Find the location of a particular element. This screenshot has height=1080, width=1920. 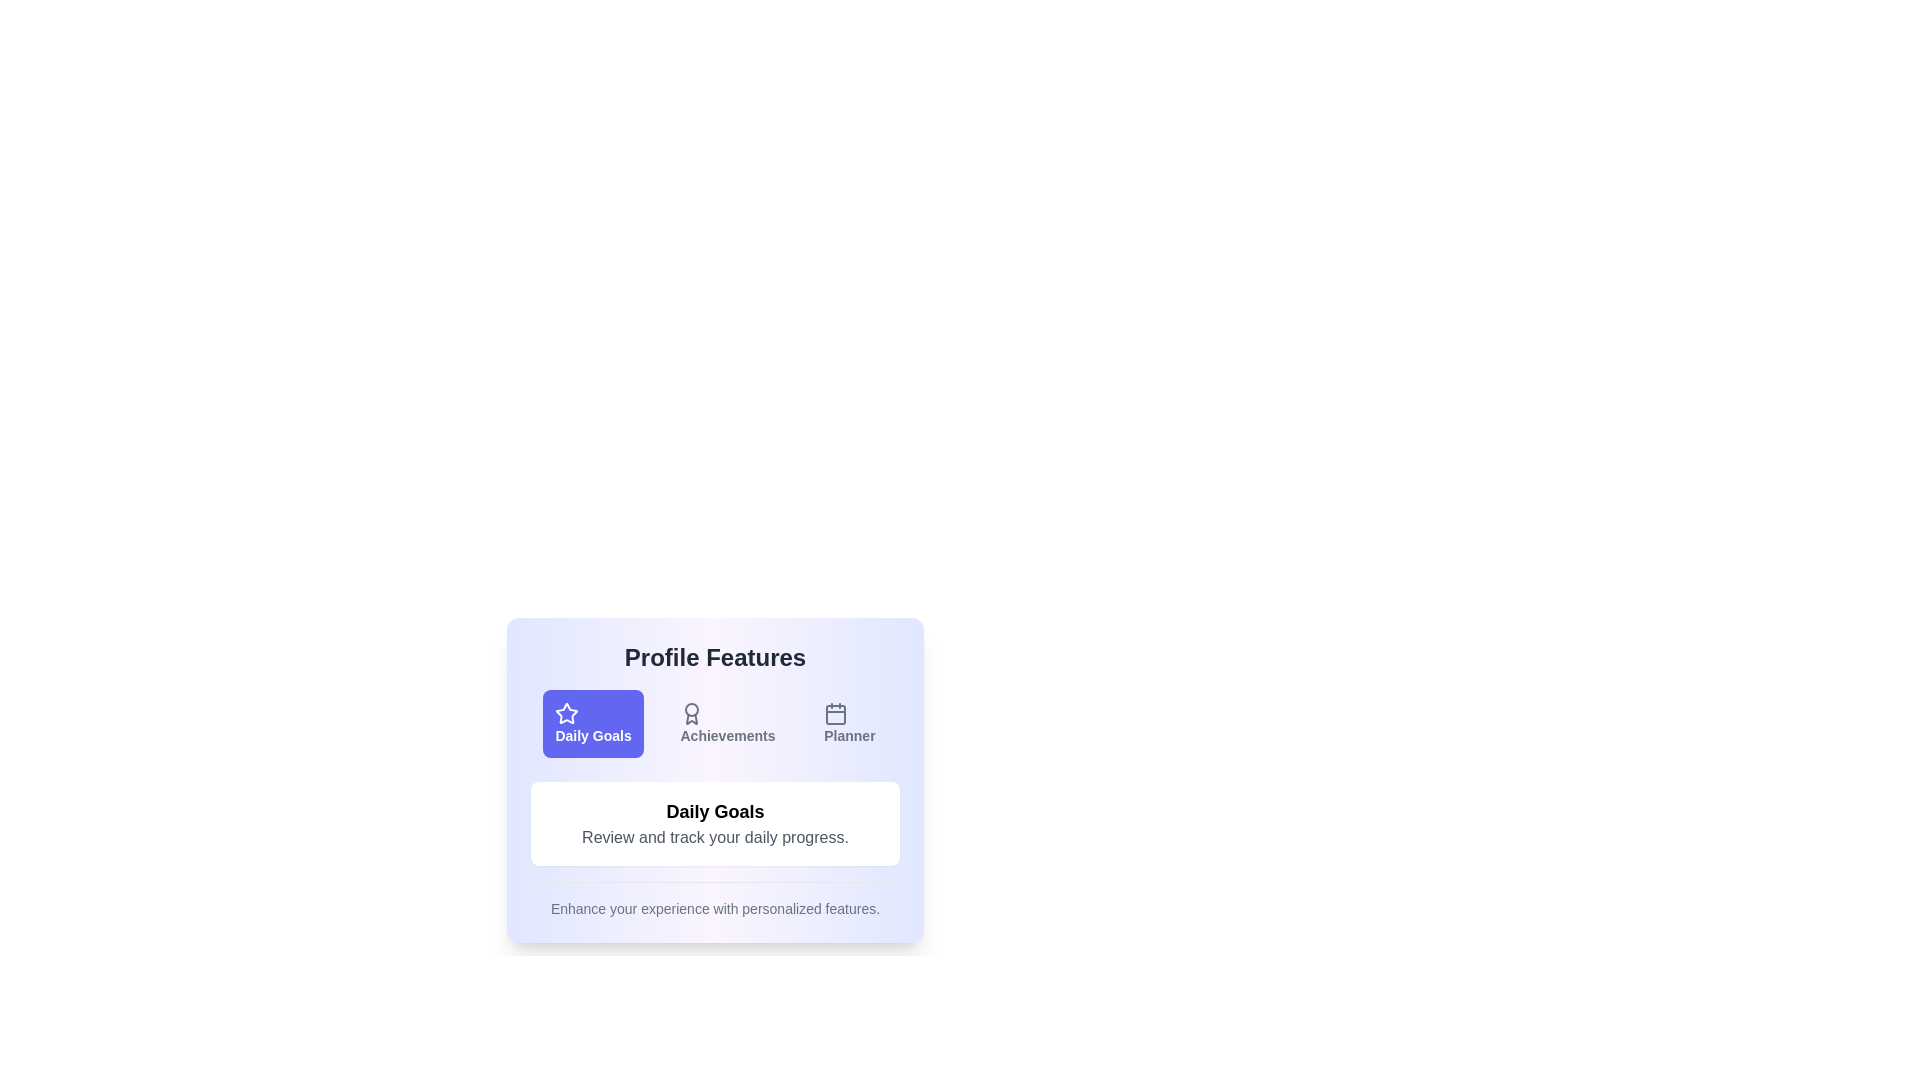

the text 'Daily Goals' for copying is located at coordinates (592, 724).